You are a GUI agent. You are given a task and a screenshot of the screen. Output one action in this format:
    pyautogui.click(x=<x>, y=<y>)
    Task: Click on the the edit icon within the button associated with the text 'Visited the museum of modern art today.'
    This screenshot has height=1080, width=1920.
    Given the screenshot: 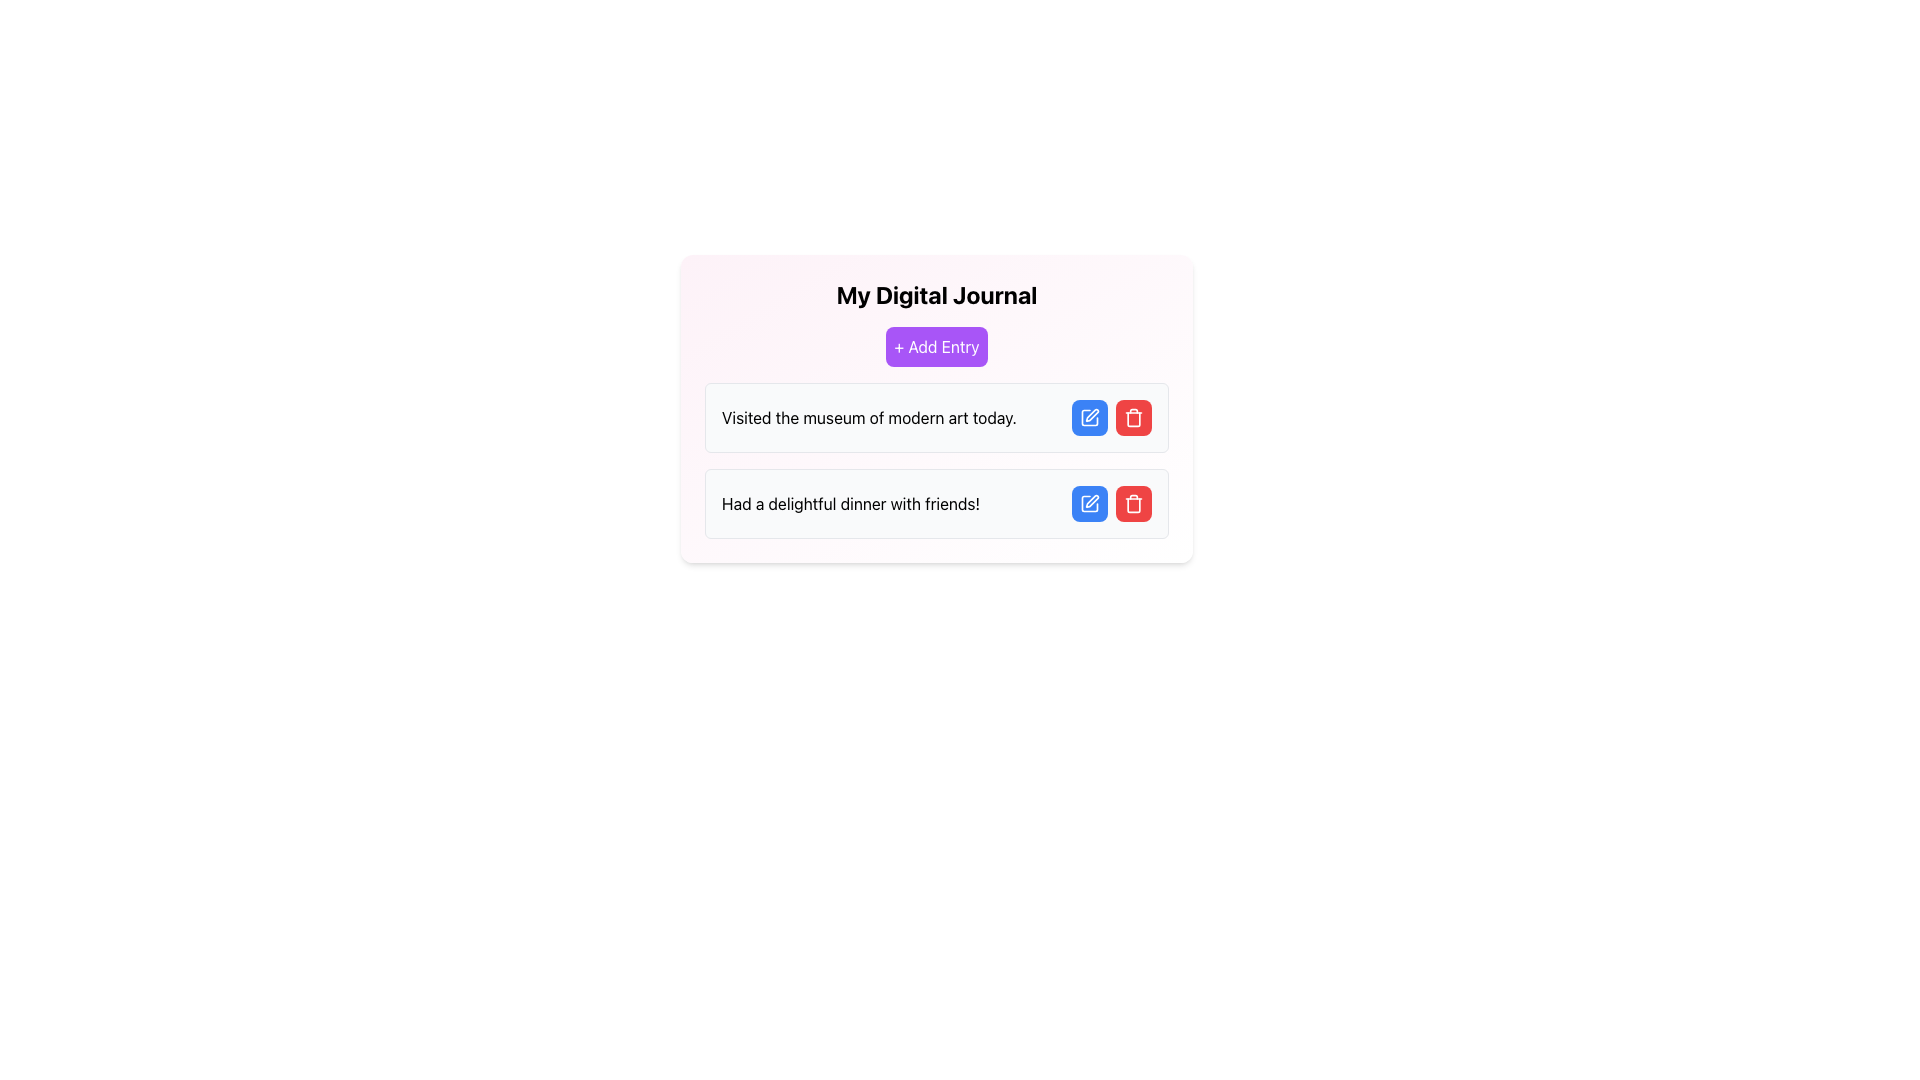 What is the action you would take?
    pyautogui.click(x=1088, y=416)
    